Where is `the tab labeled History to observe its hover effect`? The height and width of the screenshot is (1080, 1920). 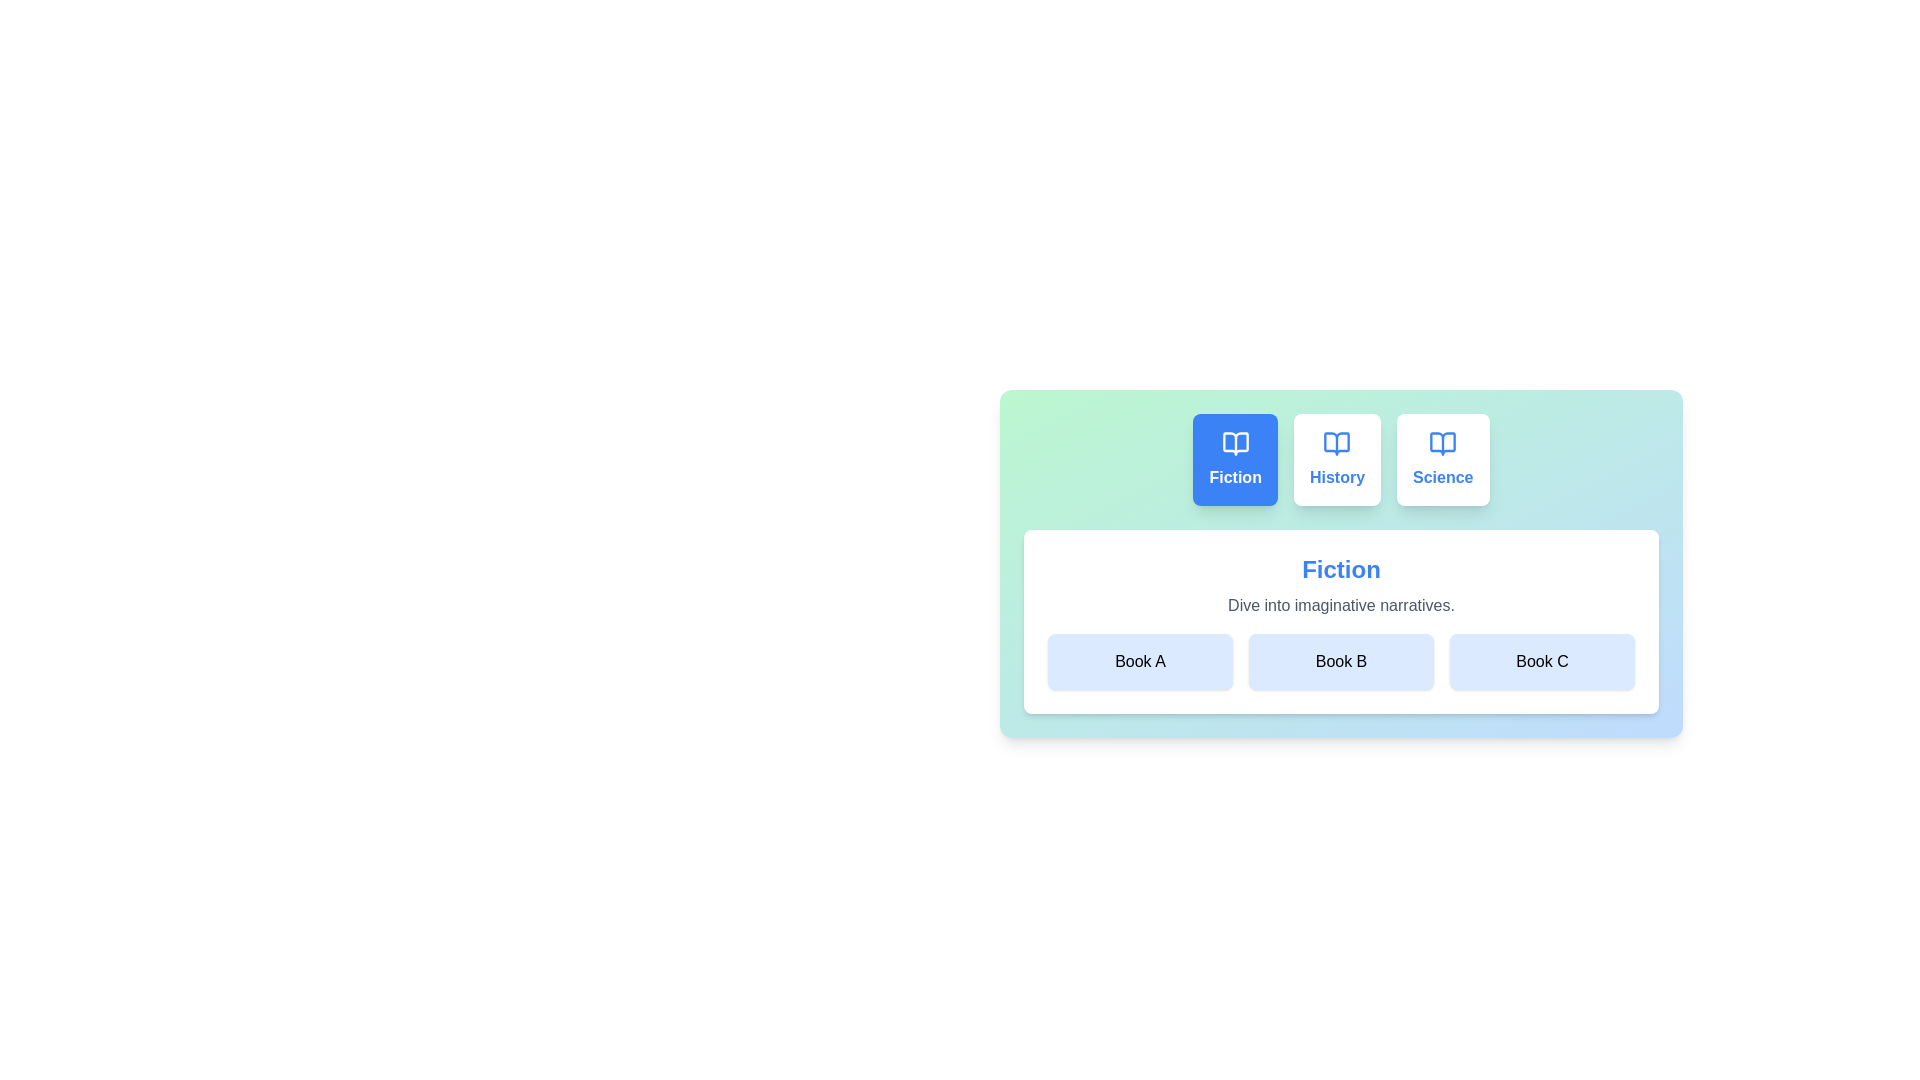 the tab labeled History to observe its hover effect is located at coordinates (1337, 459).